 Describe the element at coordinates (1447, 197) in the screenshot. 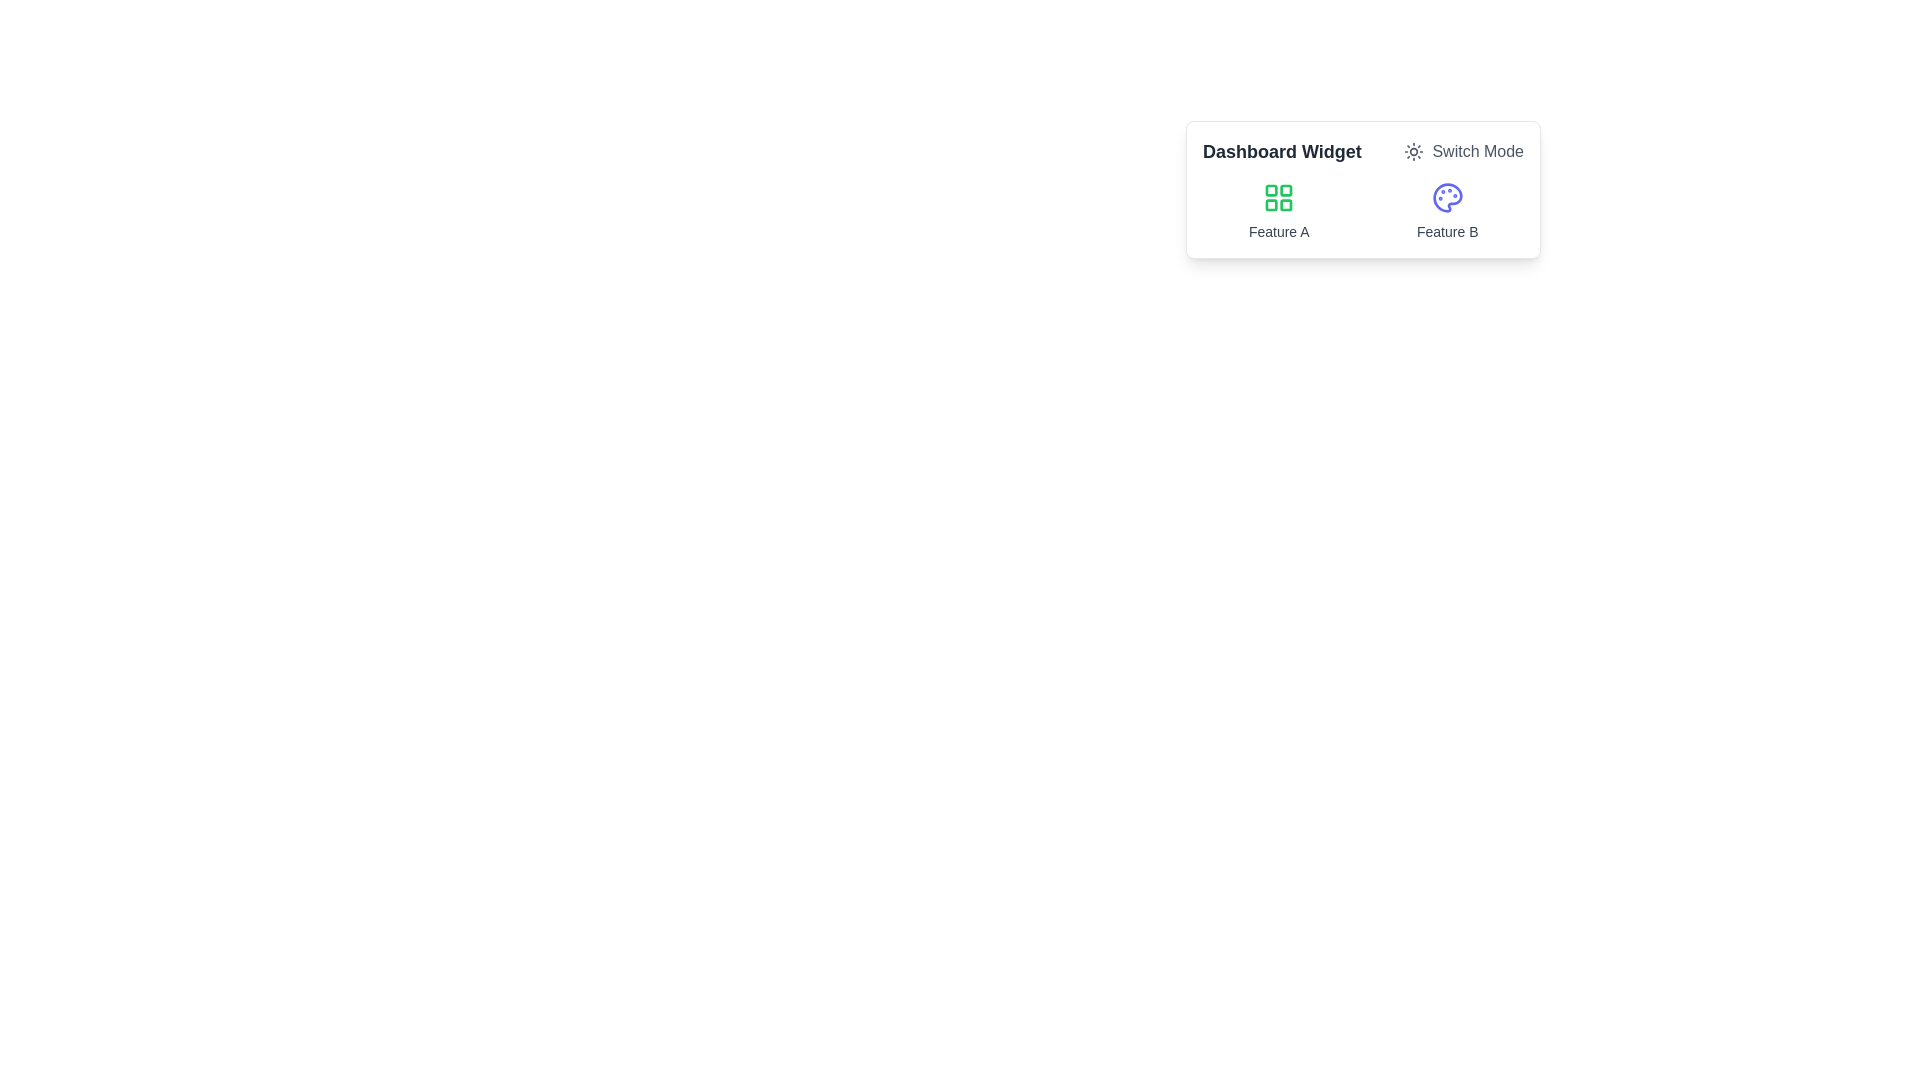

I see `the 'Feature B' icon that represents customization or artistic features, located in the second feature section above the 'Feature B' label` at that location.